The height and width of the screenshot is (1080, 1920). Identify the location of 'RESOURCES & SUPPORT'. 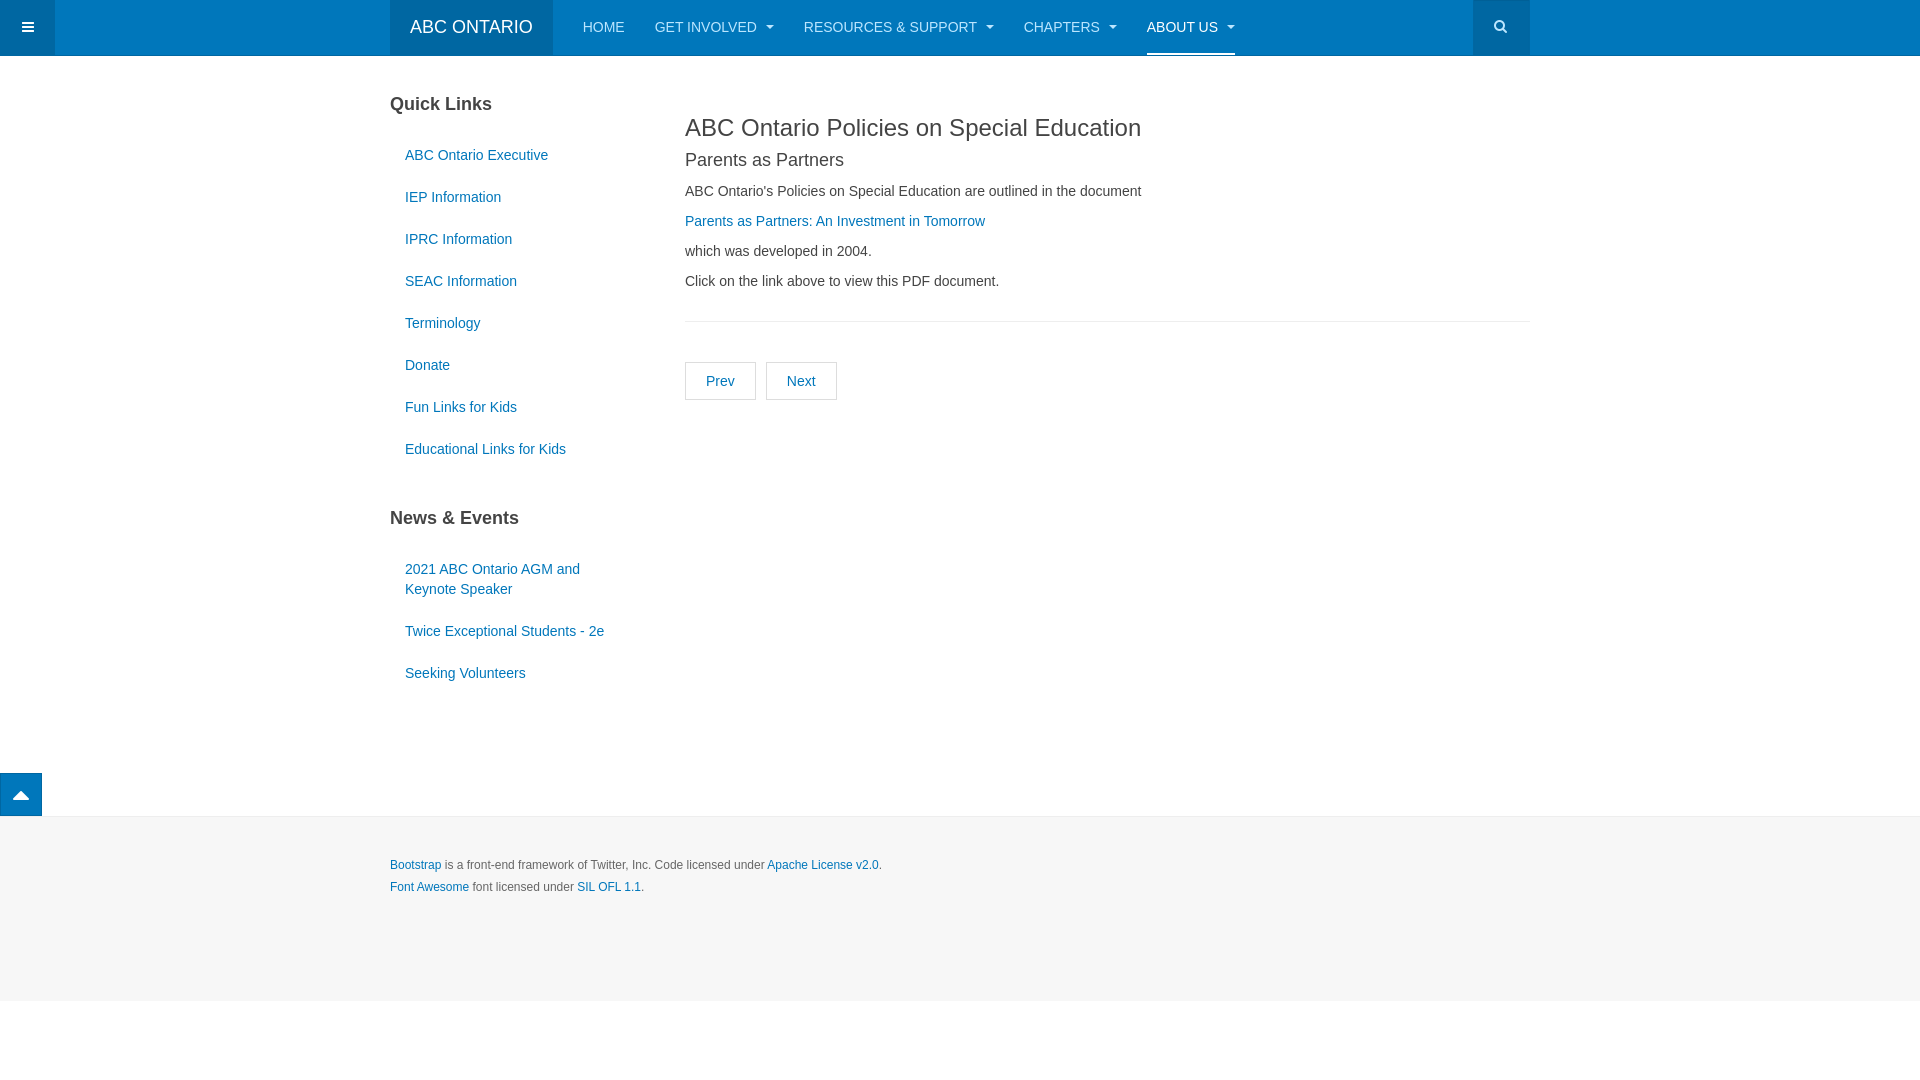
(897, 27).